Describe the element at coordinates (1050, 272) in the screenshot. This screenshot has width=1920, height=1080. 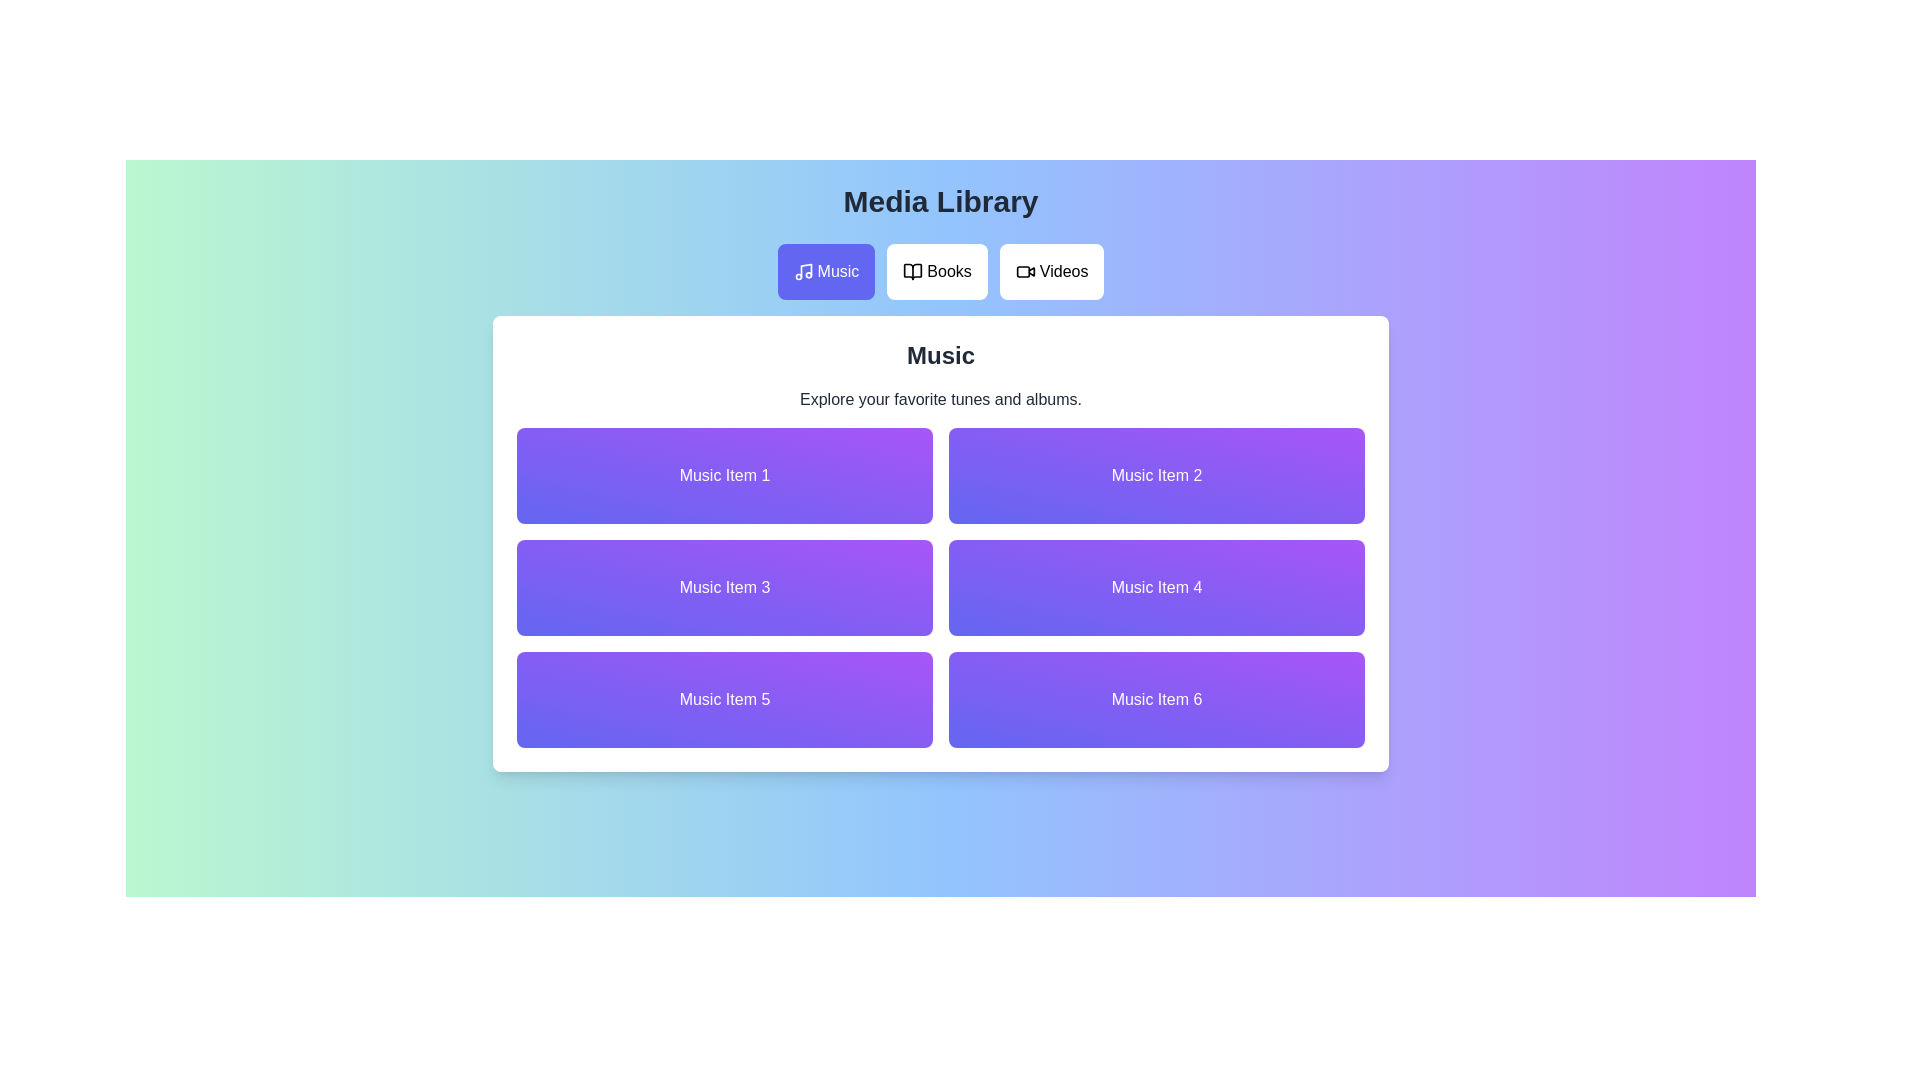
I see `the Videos tab in the media library` at that location.